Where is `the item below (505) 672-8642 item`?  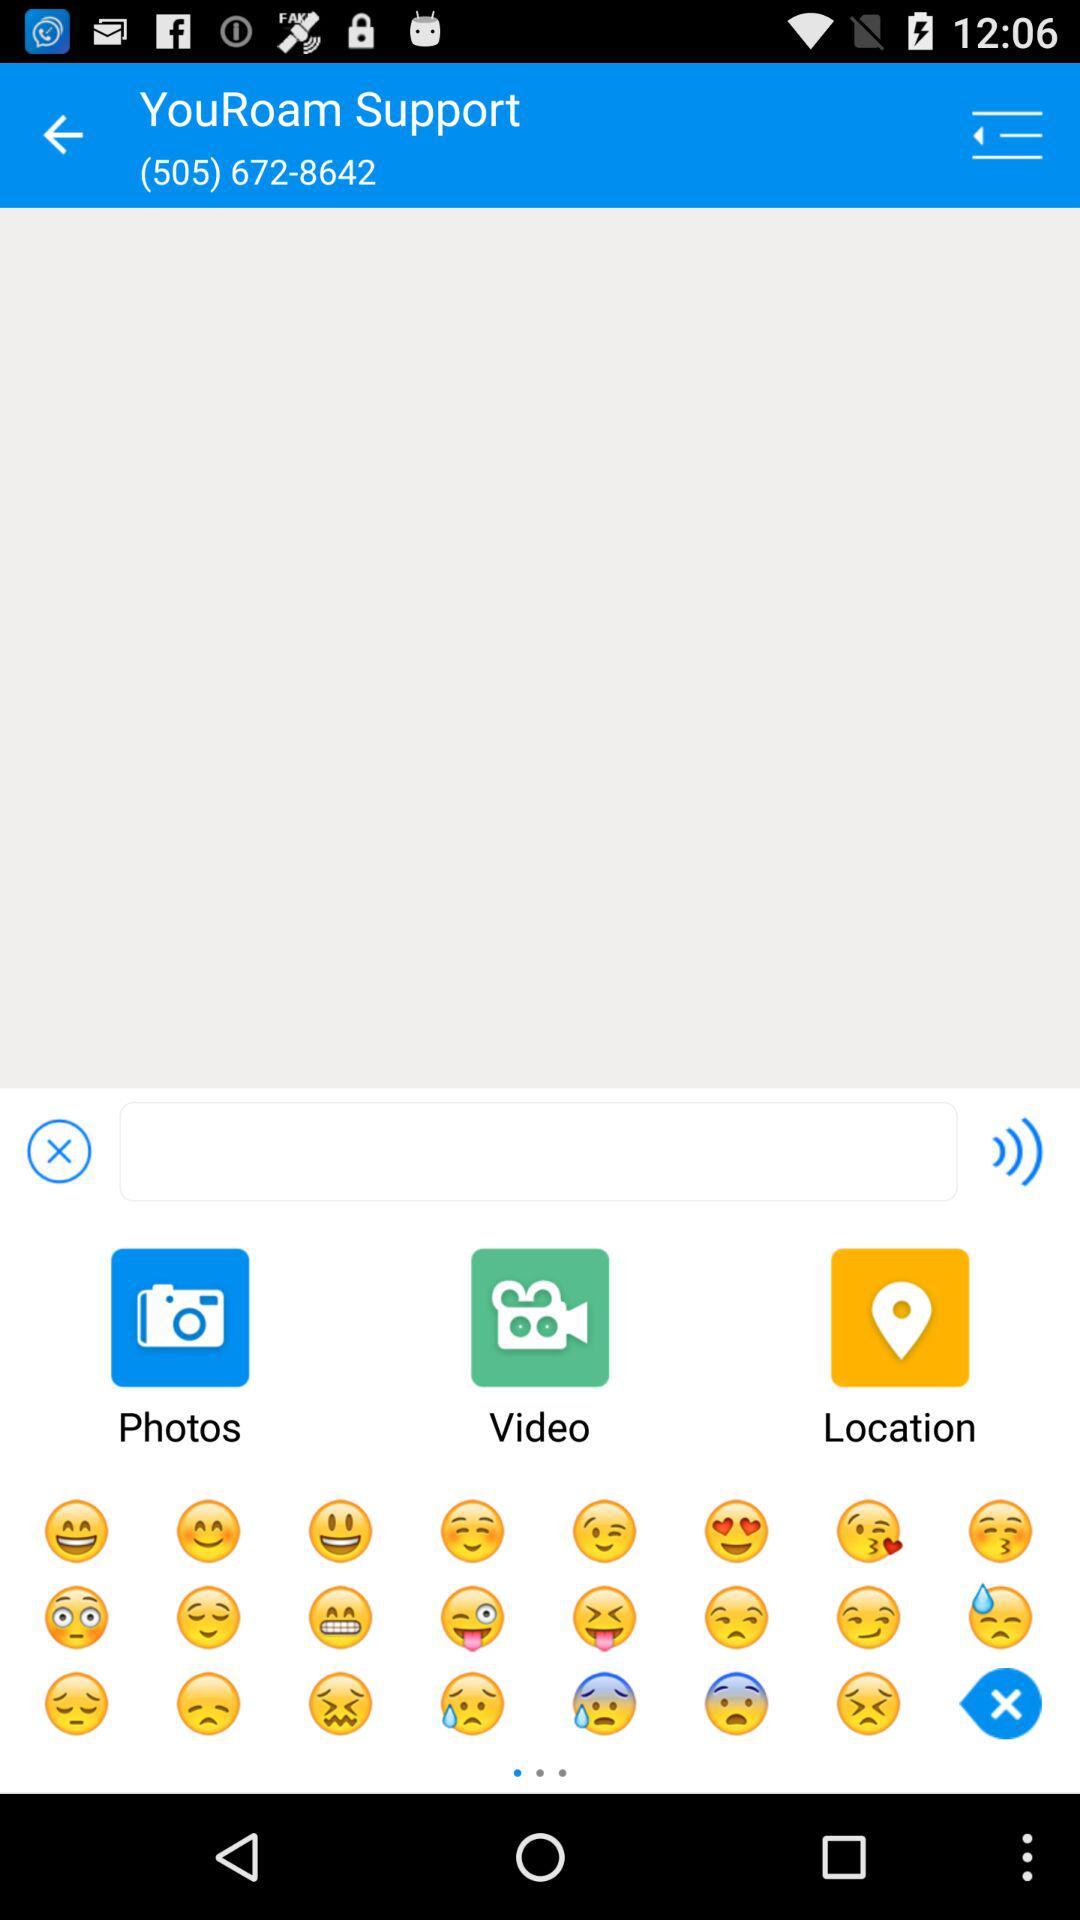 the item below (505) 672-8642 item is located at coordinates (540, 648).